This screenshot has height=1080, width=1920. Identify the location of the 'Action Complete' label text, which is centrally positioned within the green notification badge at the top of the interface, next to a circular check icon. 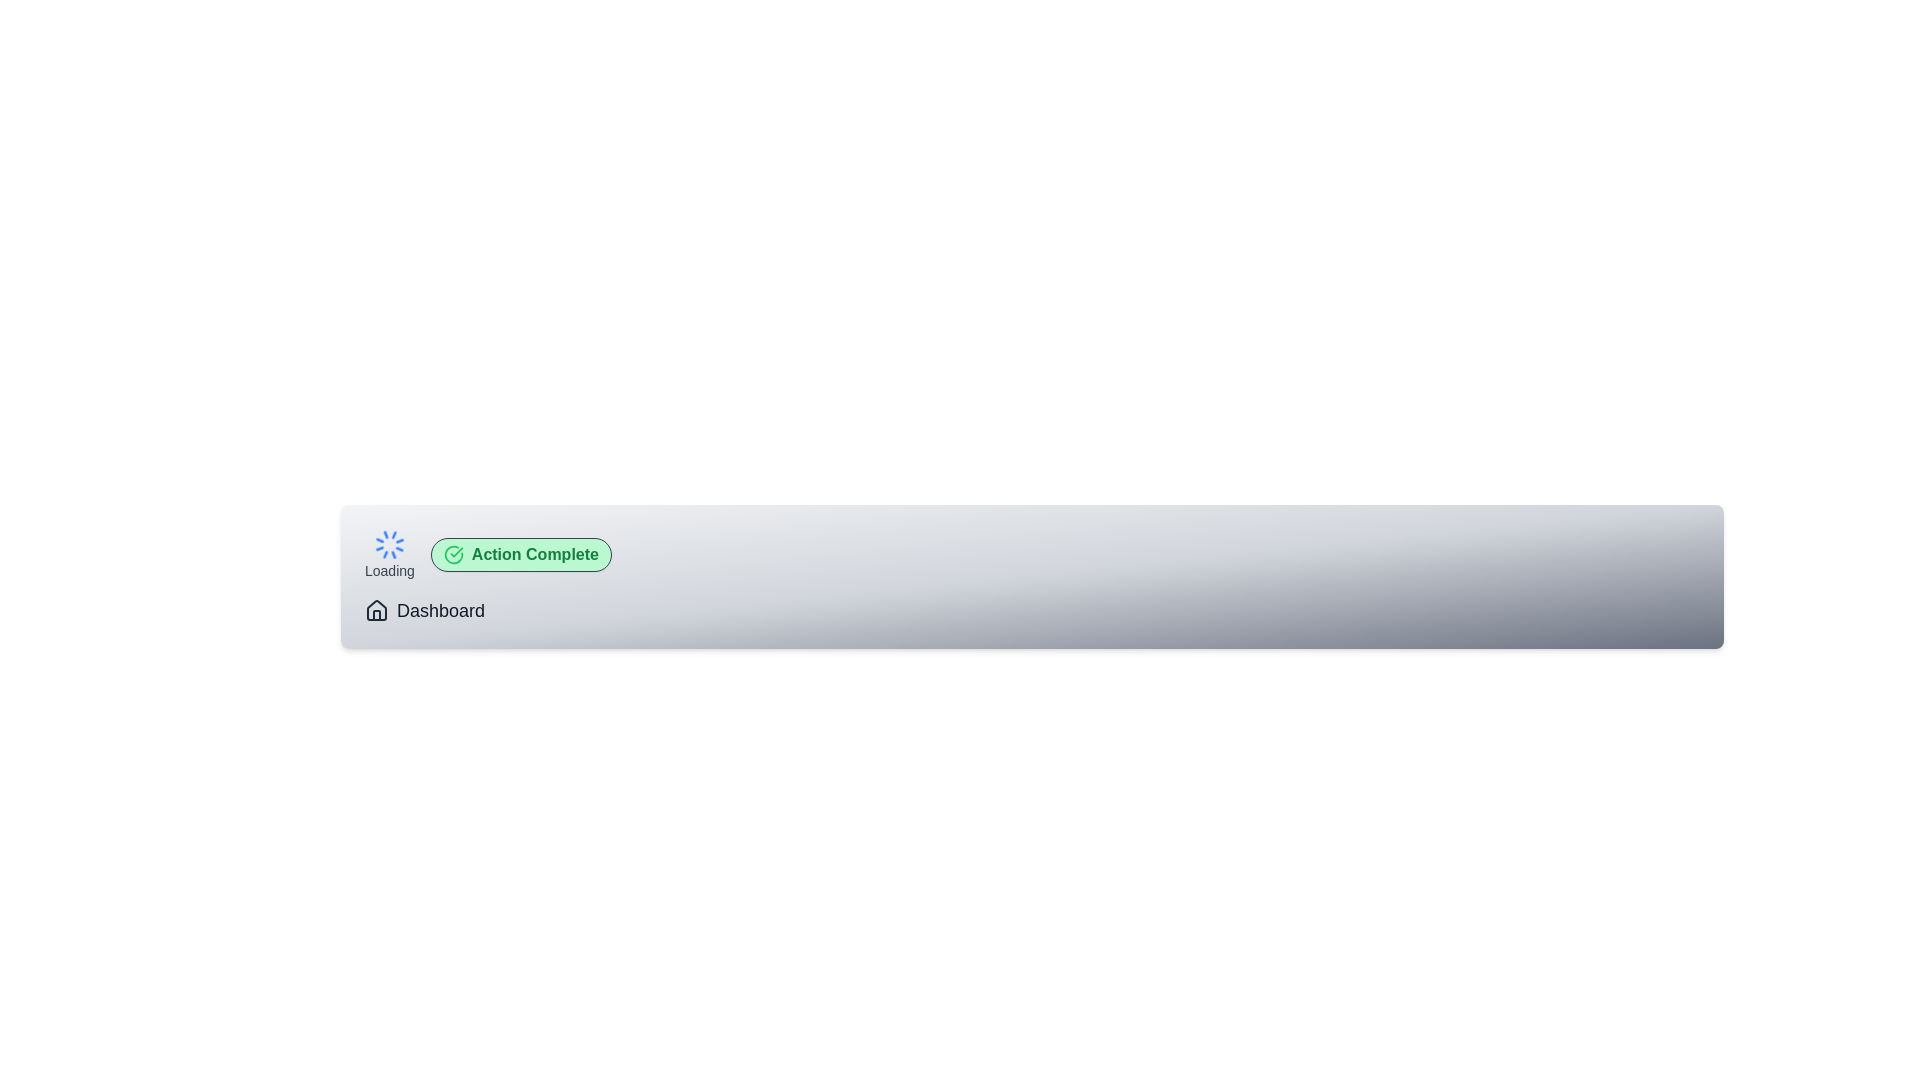
(535, 555).